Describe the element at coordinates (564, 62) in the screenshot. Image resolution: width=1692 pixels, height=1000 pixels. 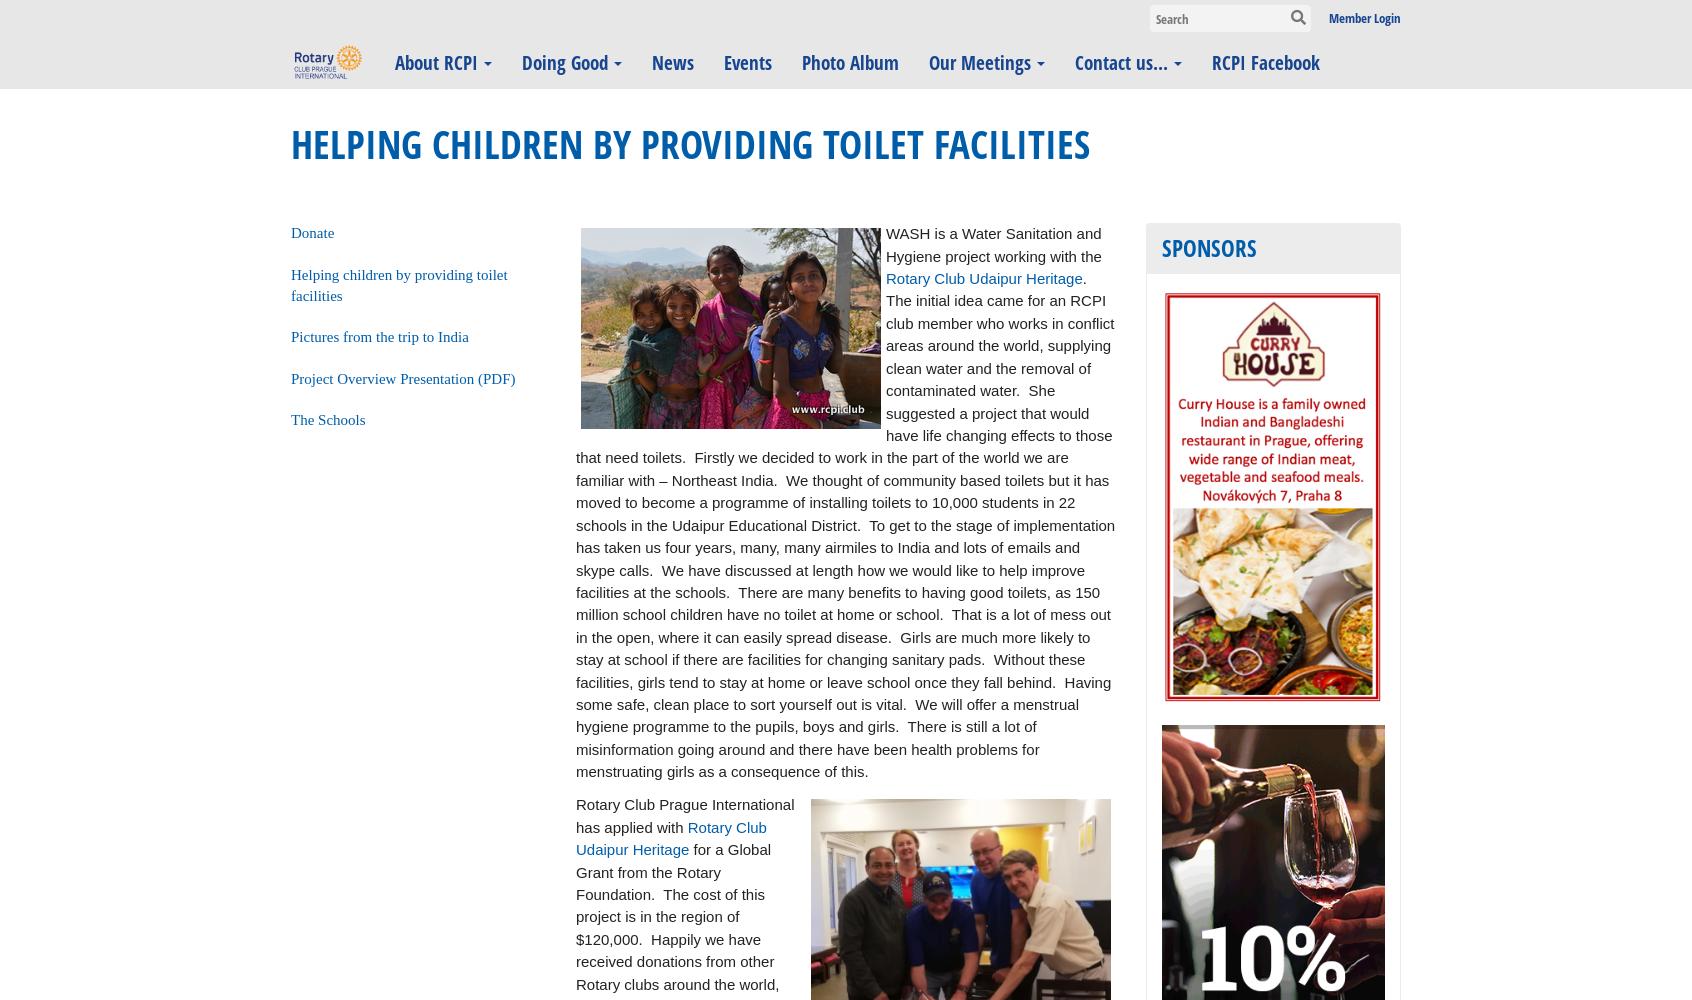
I see `'Doing Good'` at that location.